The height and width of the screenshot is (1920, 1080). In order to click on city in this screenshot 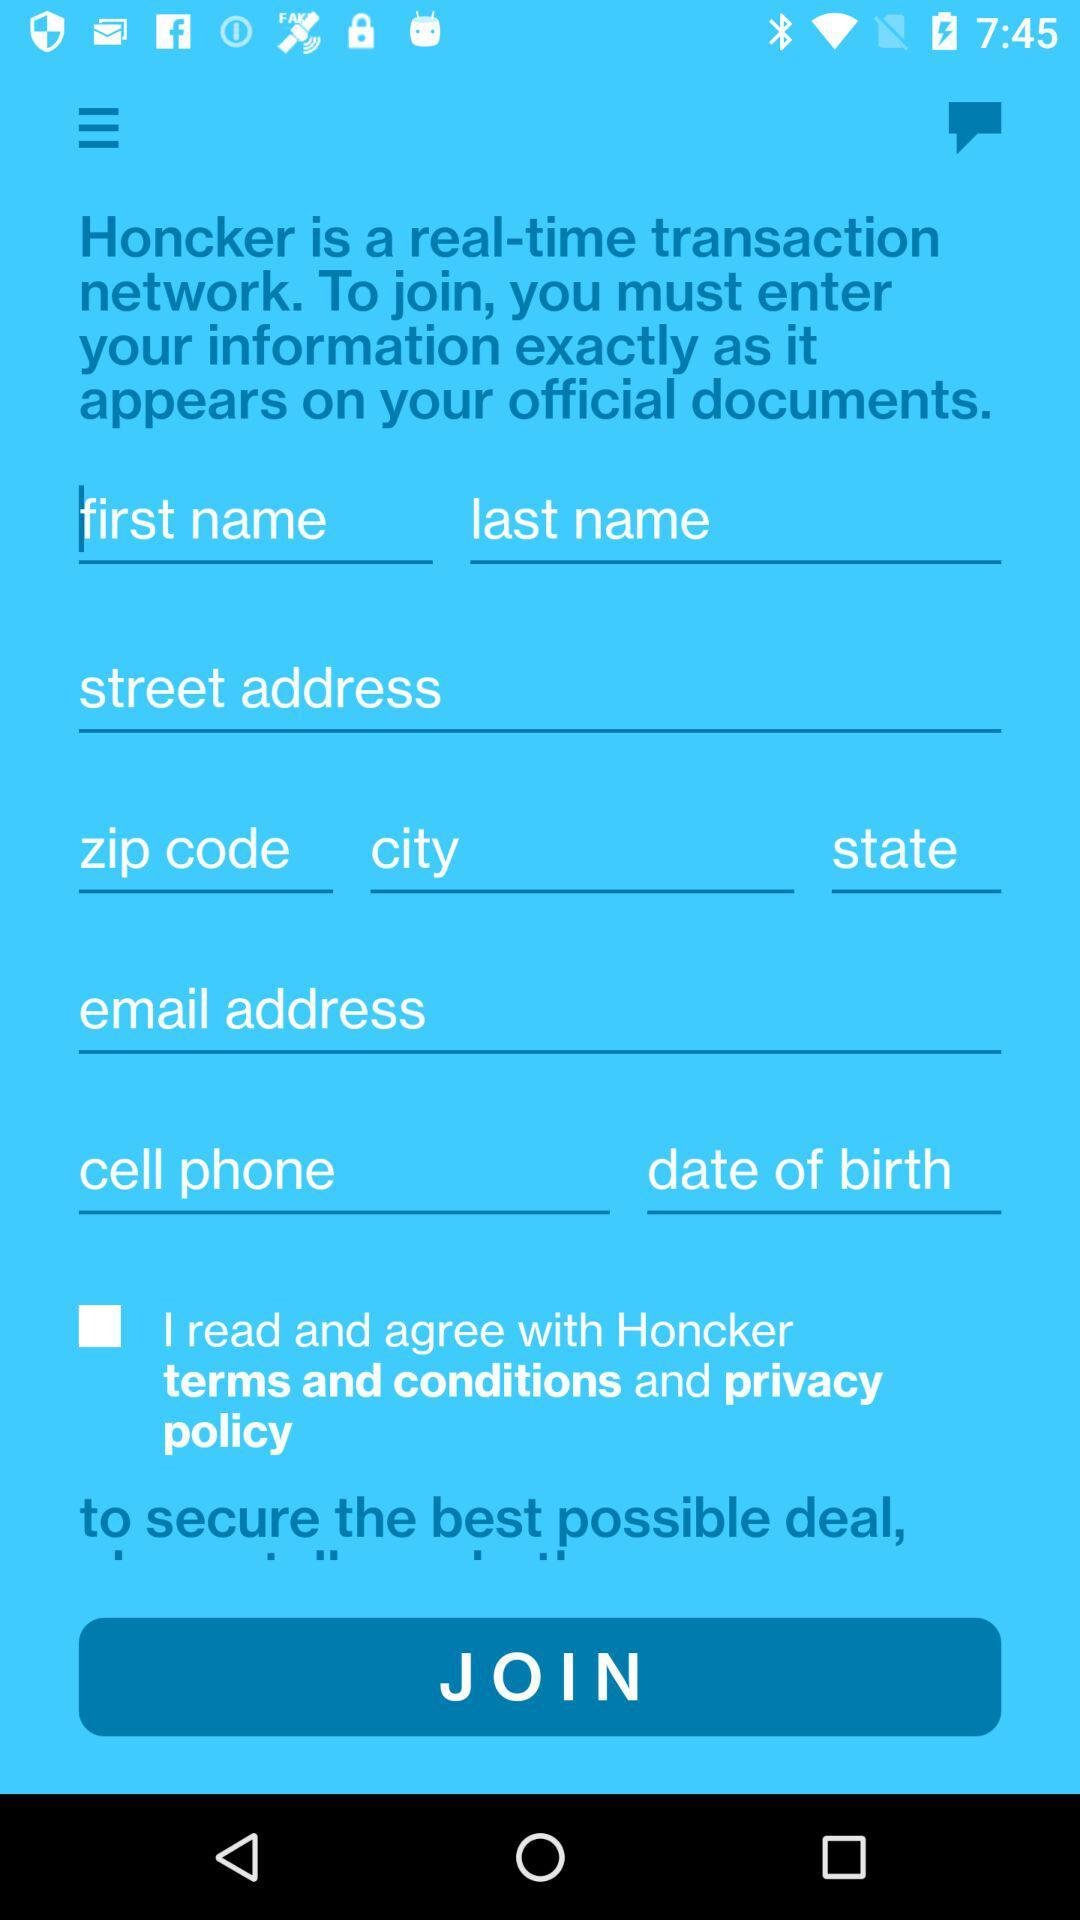, I will do `click(582, 847)`.